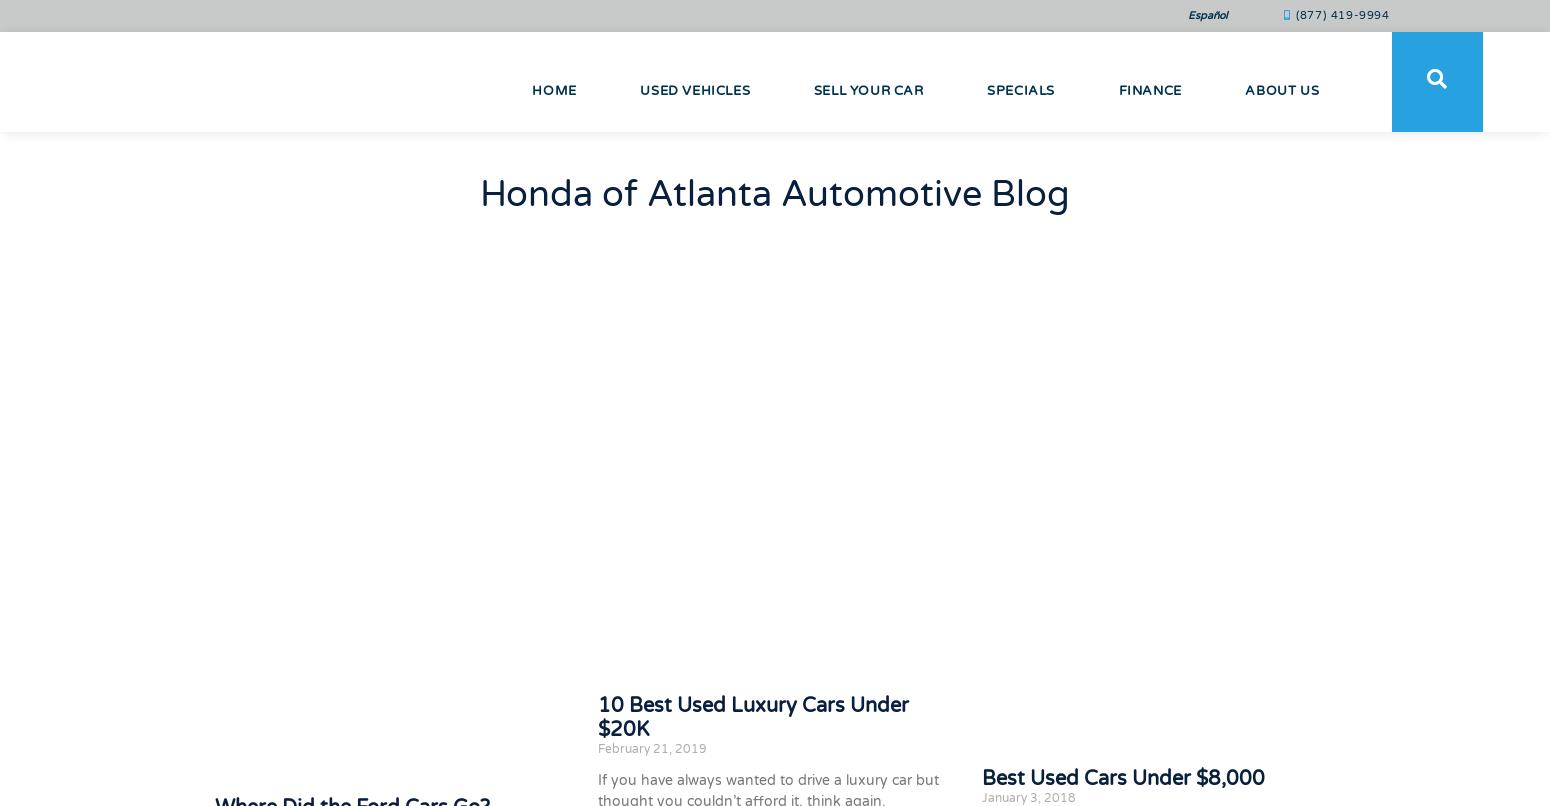 The height and width of the screenshot is (806, 1550). Describe the element at coordinates (597, 746) in the screenshot. I see `'February 21, 2019'` at that location.